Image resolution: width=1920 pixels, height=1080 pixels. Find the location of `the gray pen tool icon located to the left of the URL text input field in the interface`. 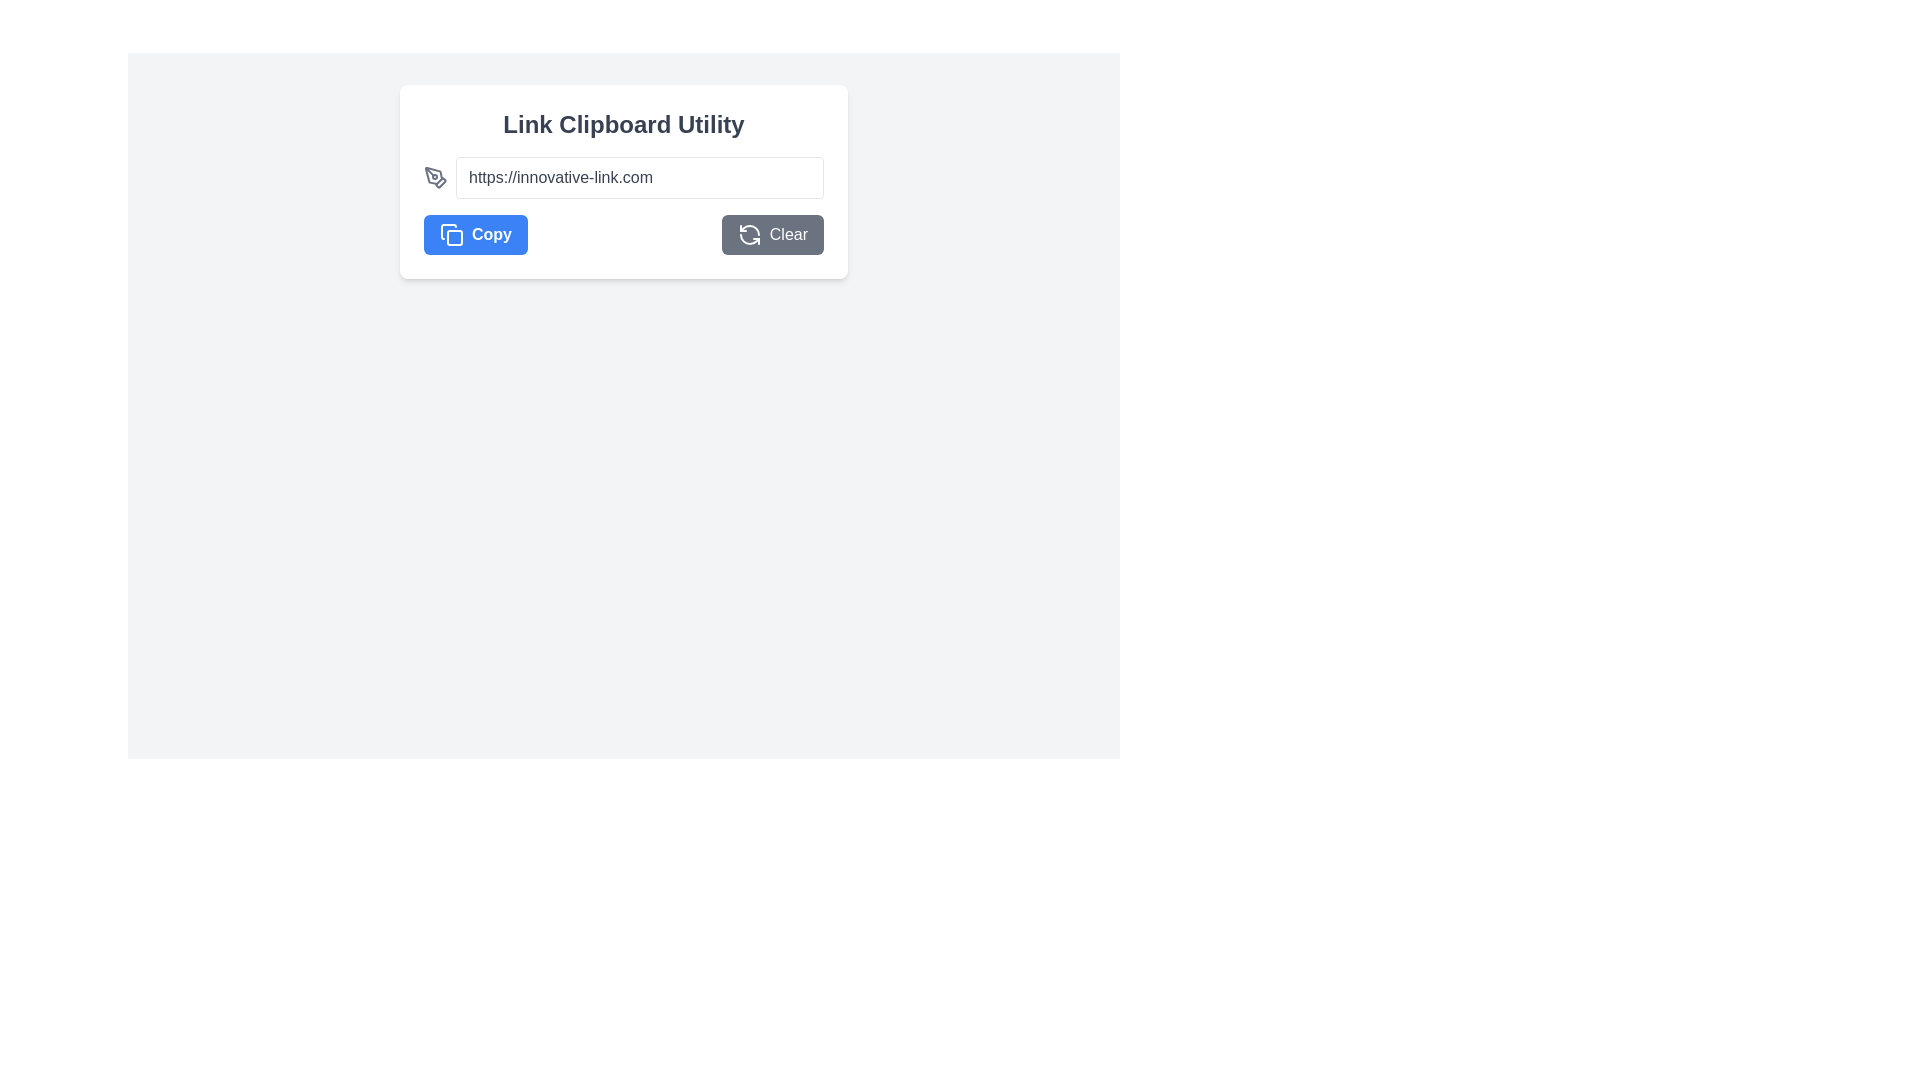

the gray pen tool icon located to the left of the URL text input field in the interface is located at coordinates (435, 176).